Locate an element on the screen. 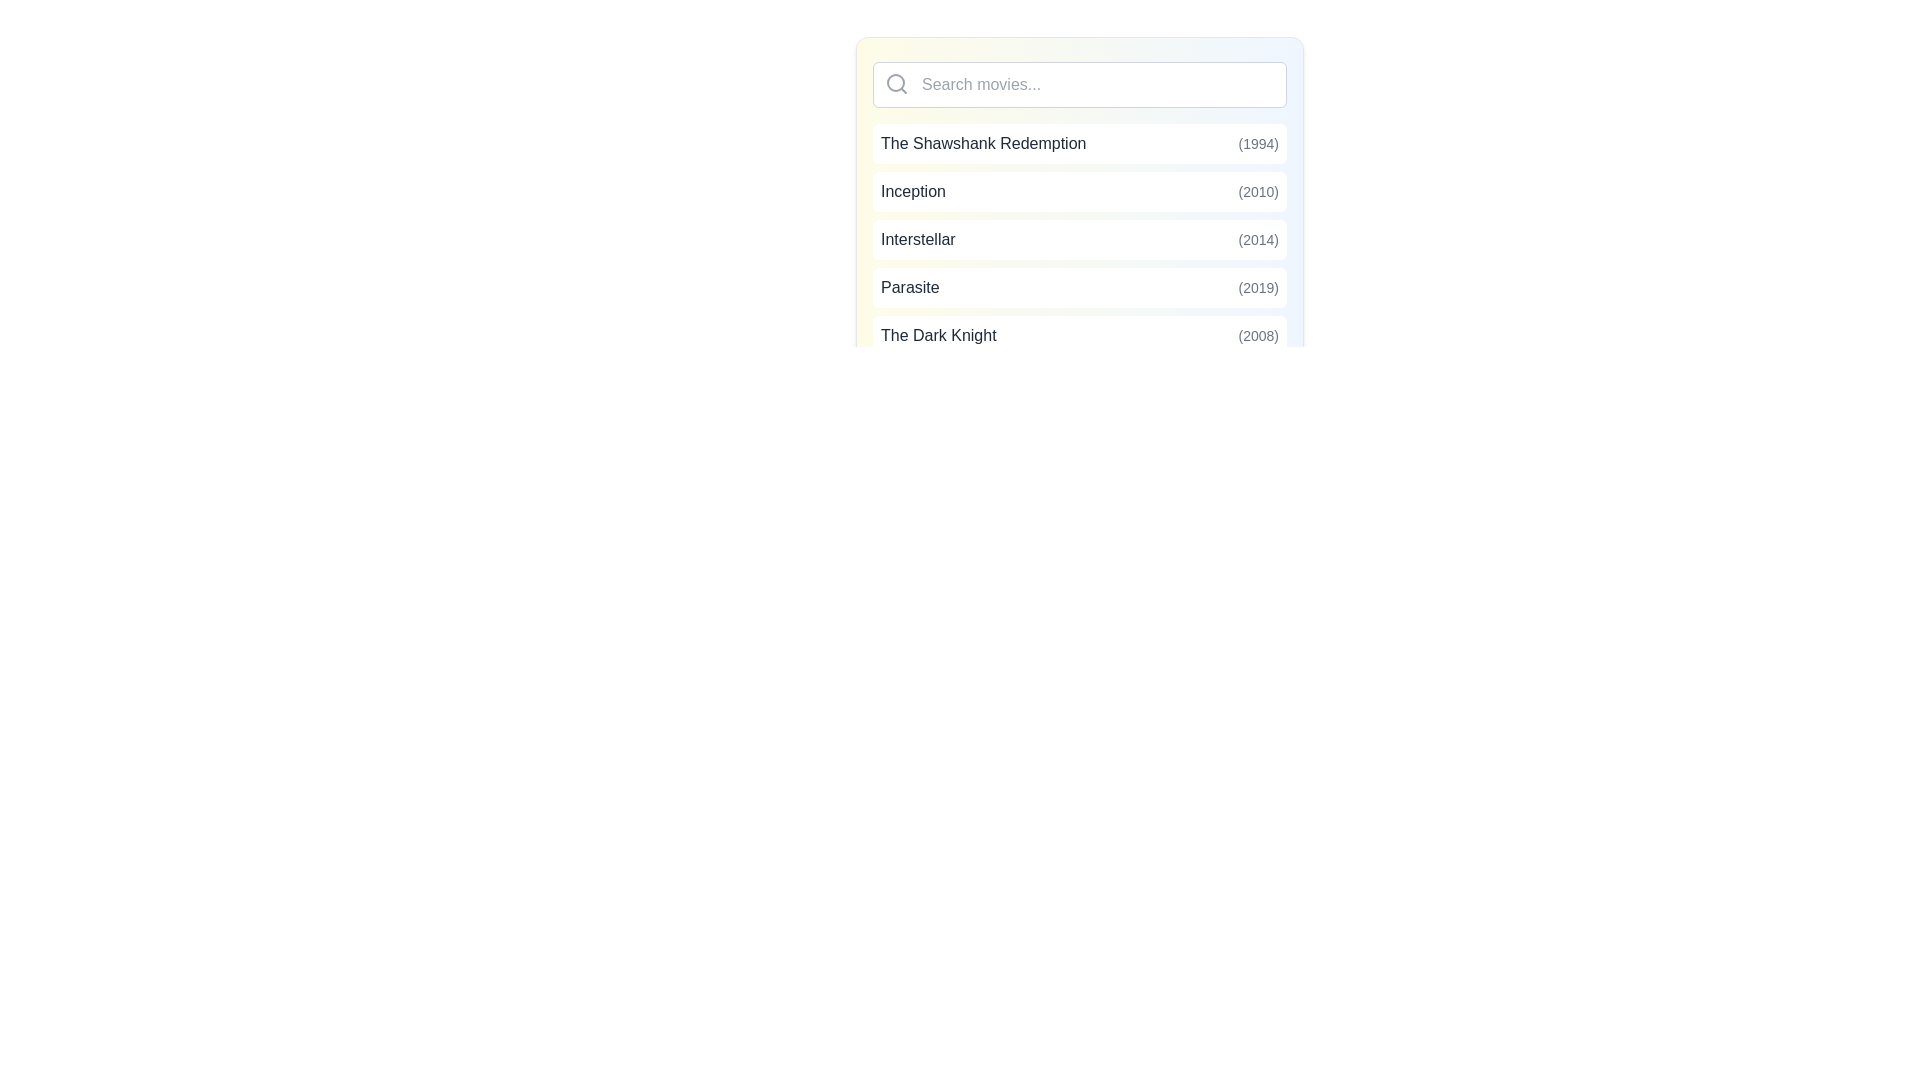 The image size is (1920, 1080). the label that provides contextual information about the release year of 'The Shawshank Redemption', positioned at the right end of the movie title's row is located at coordinates (1257, 142).